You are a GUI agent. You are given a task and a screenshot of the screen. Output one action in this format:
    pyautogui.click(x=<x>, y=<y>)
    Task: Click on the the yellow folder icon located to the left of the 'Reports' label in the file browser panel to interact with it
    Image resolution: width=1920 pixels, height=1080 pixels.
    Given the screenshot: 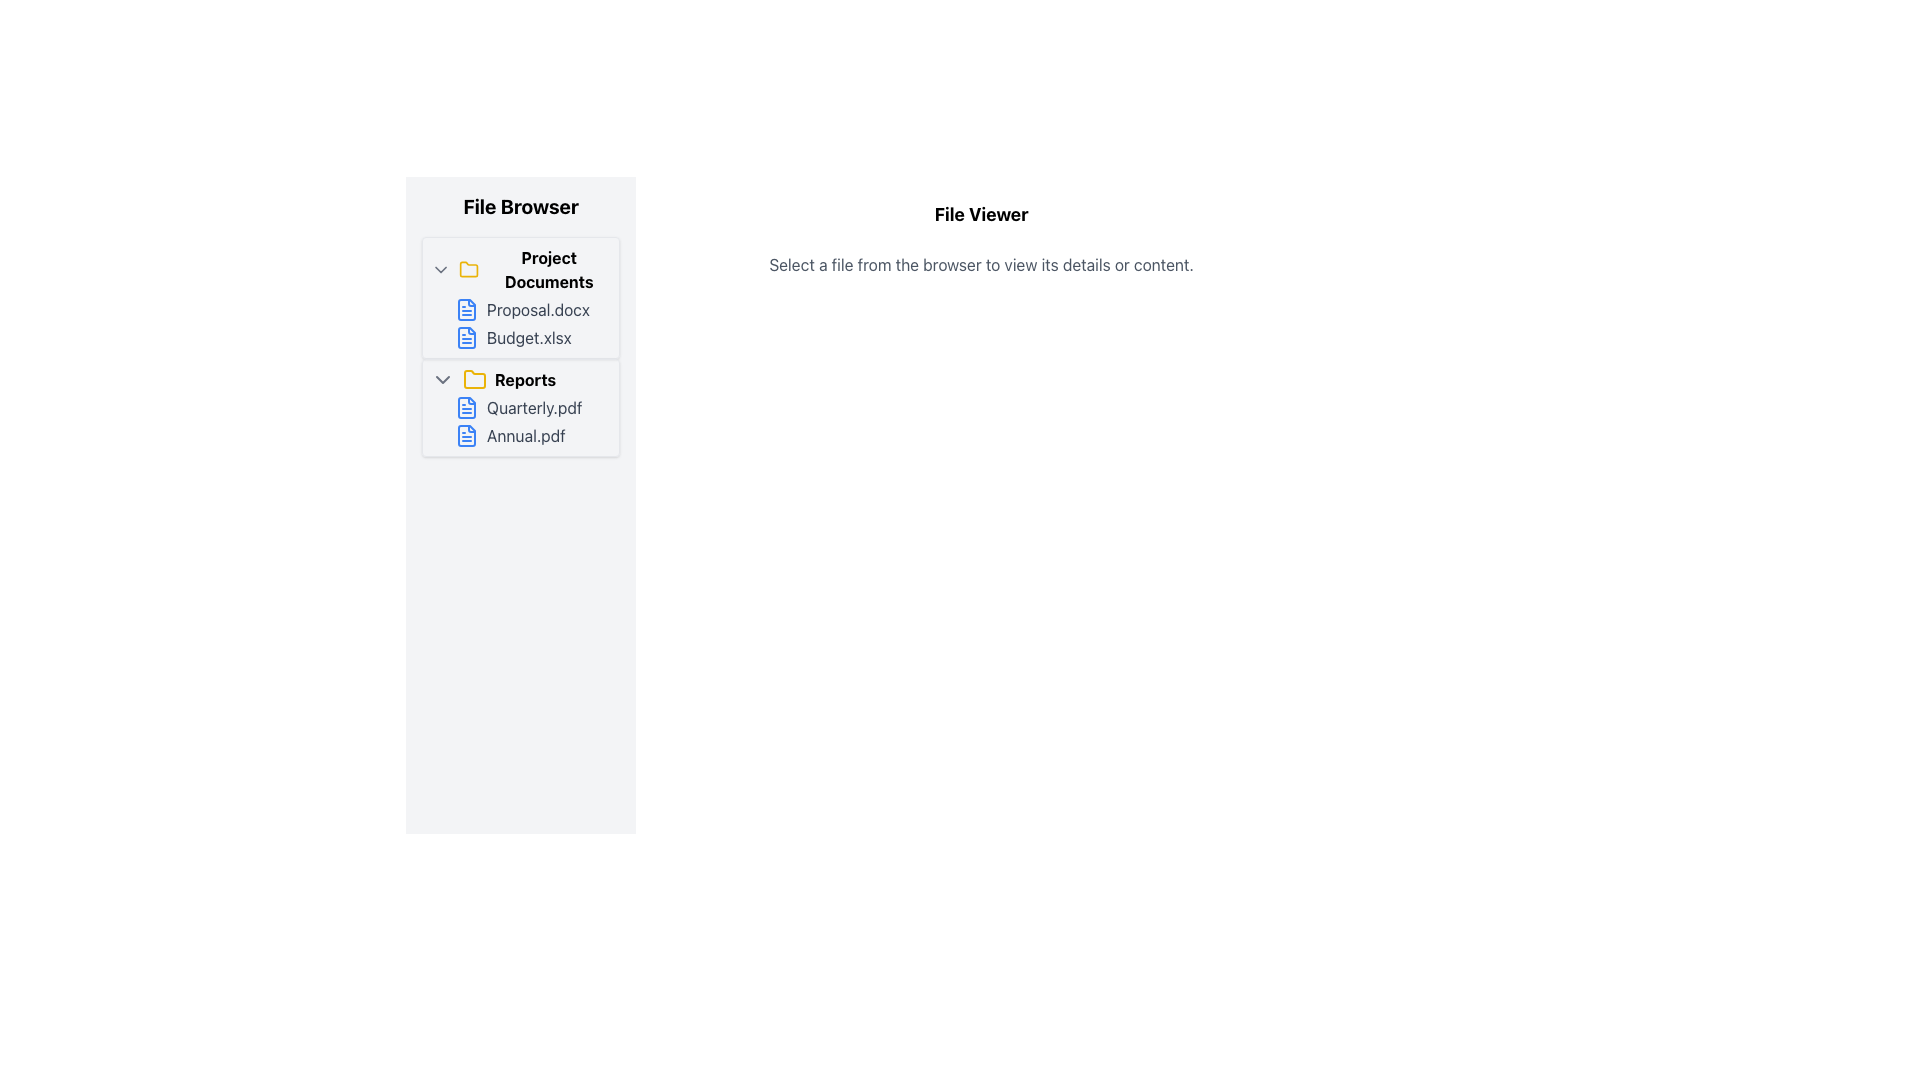 What is the action you would take?
    pyautogui.click(x=474, y=378)
    